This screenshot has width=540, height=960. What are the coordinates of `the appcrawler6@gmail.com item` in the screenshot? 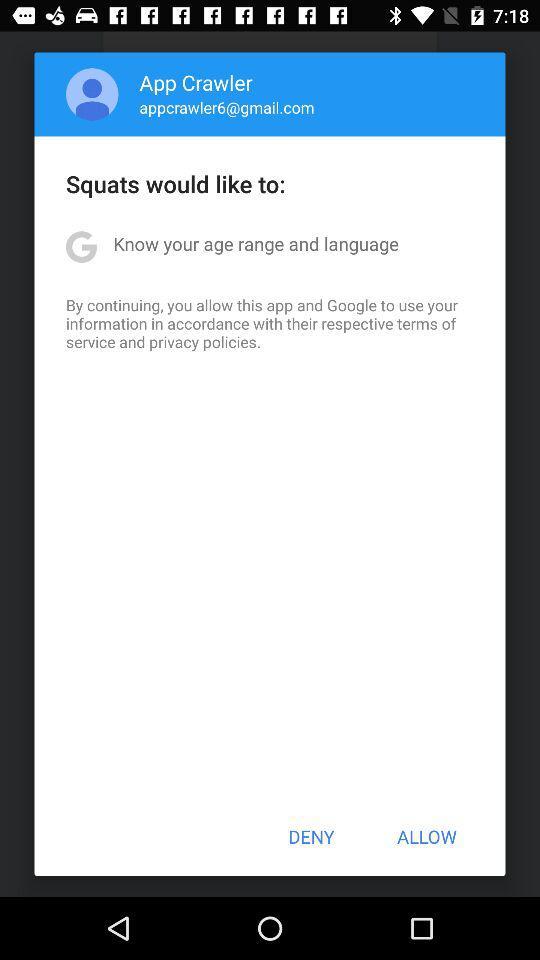 It's located at (226, 107).